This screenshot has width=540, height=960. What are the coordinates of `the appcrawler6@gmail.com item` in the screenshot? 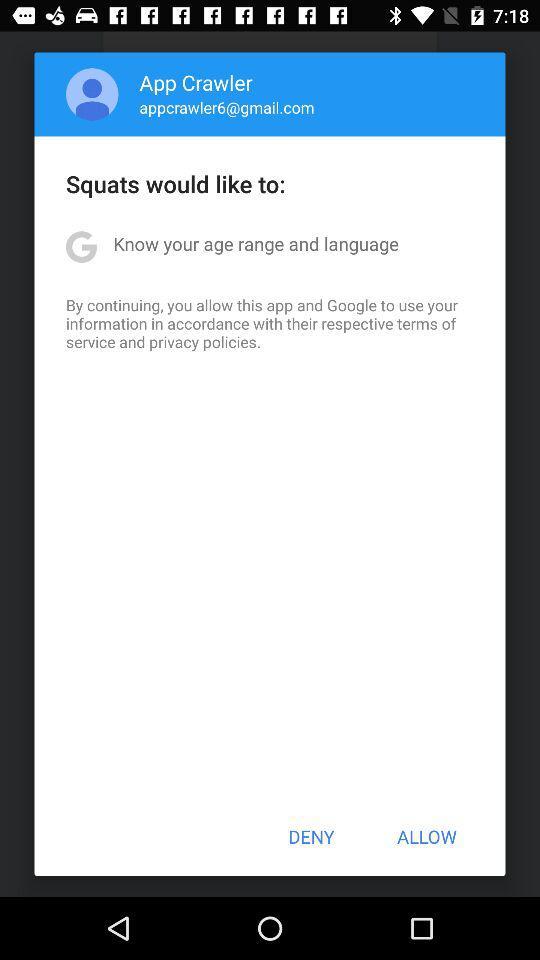 It's located at (226, 107).